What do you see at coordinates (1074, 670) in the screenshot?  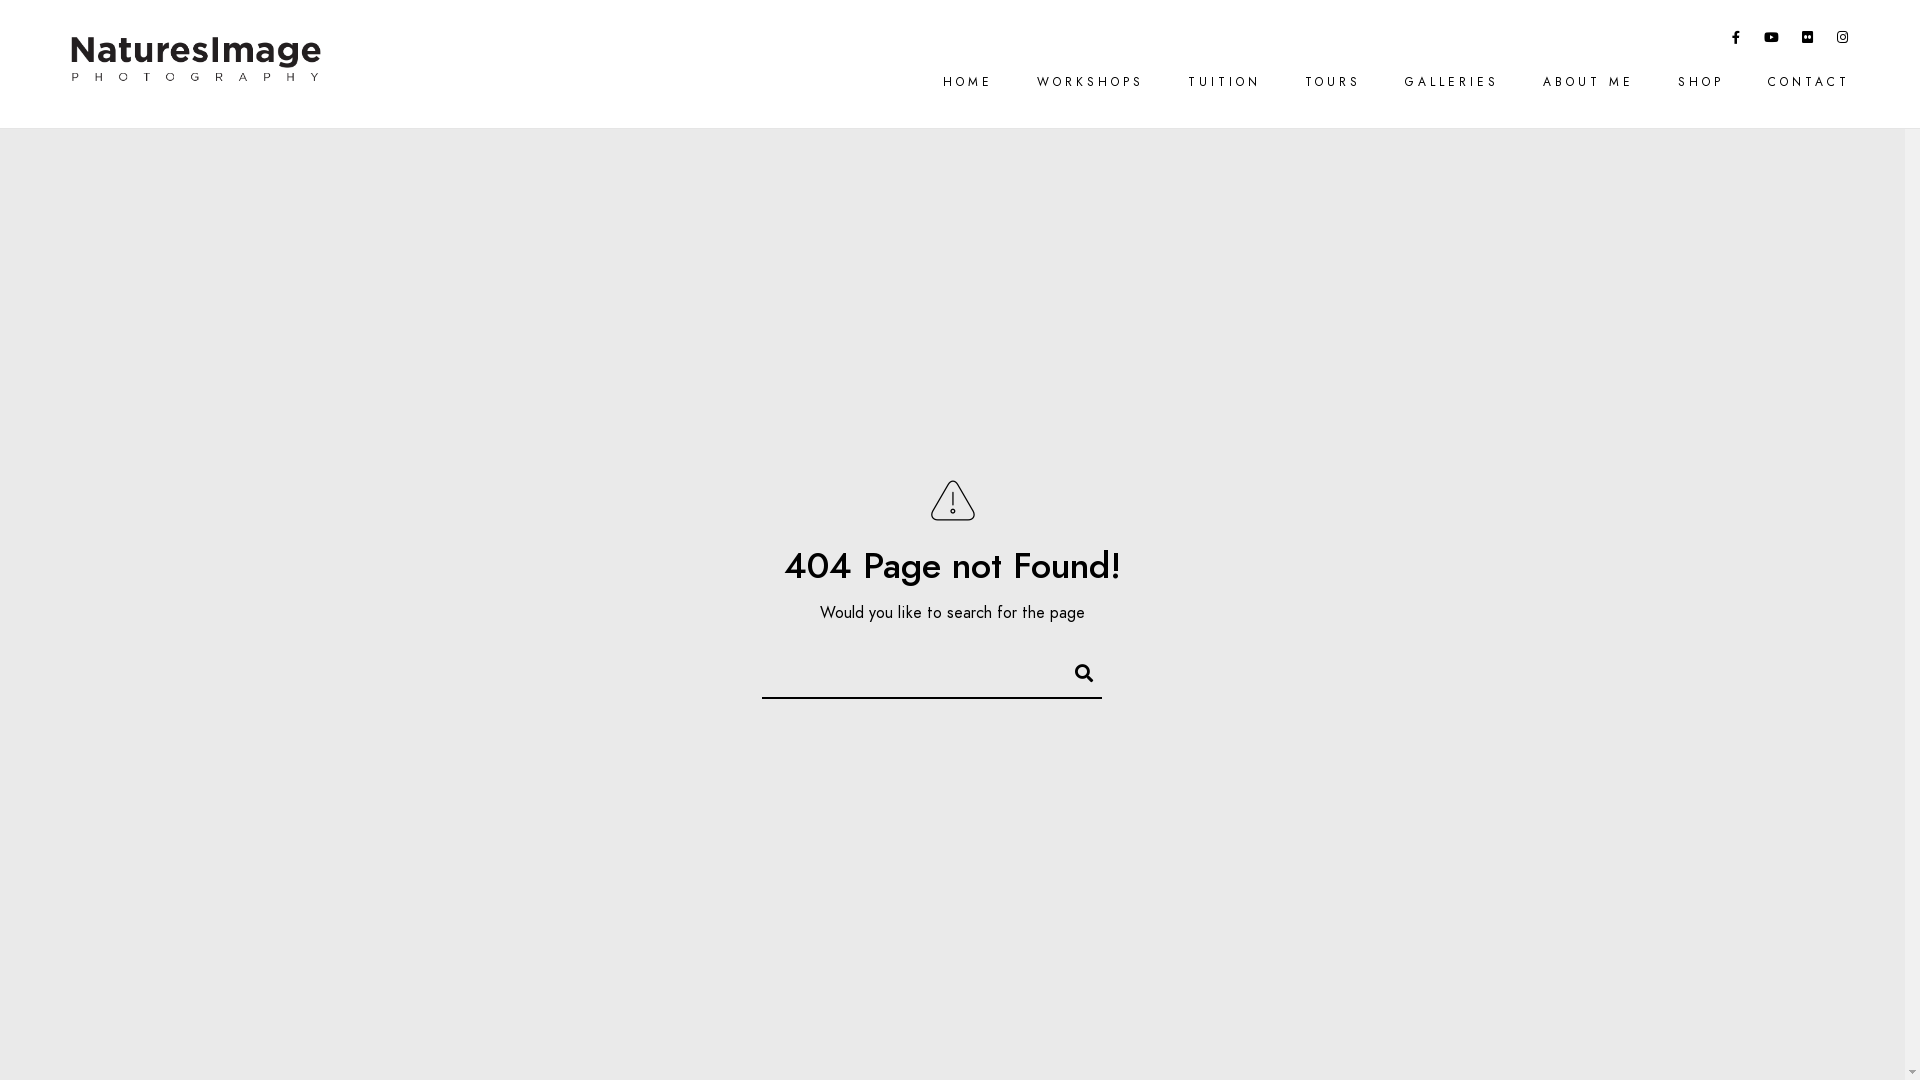 I see `'Search'` at bounding box center [1074, 670].